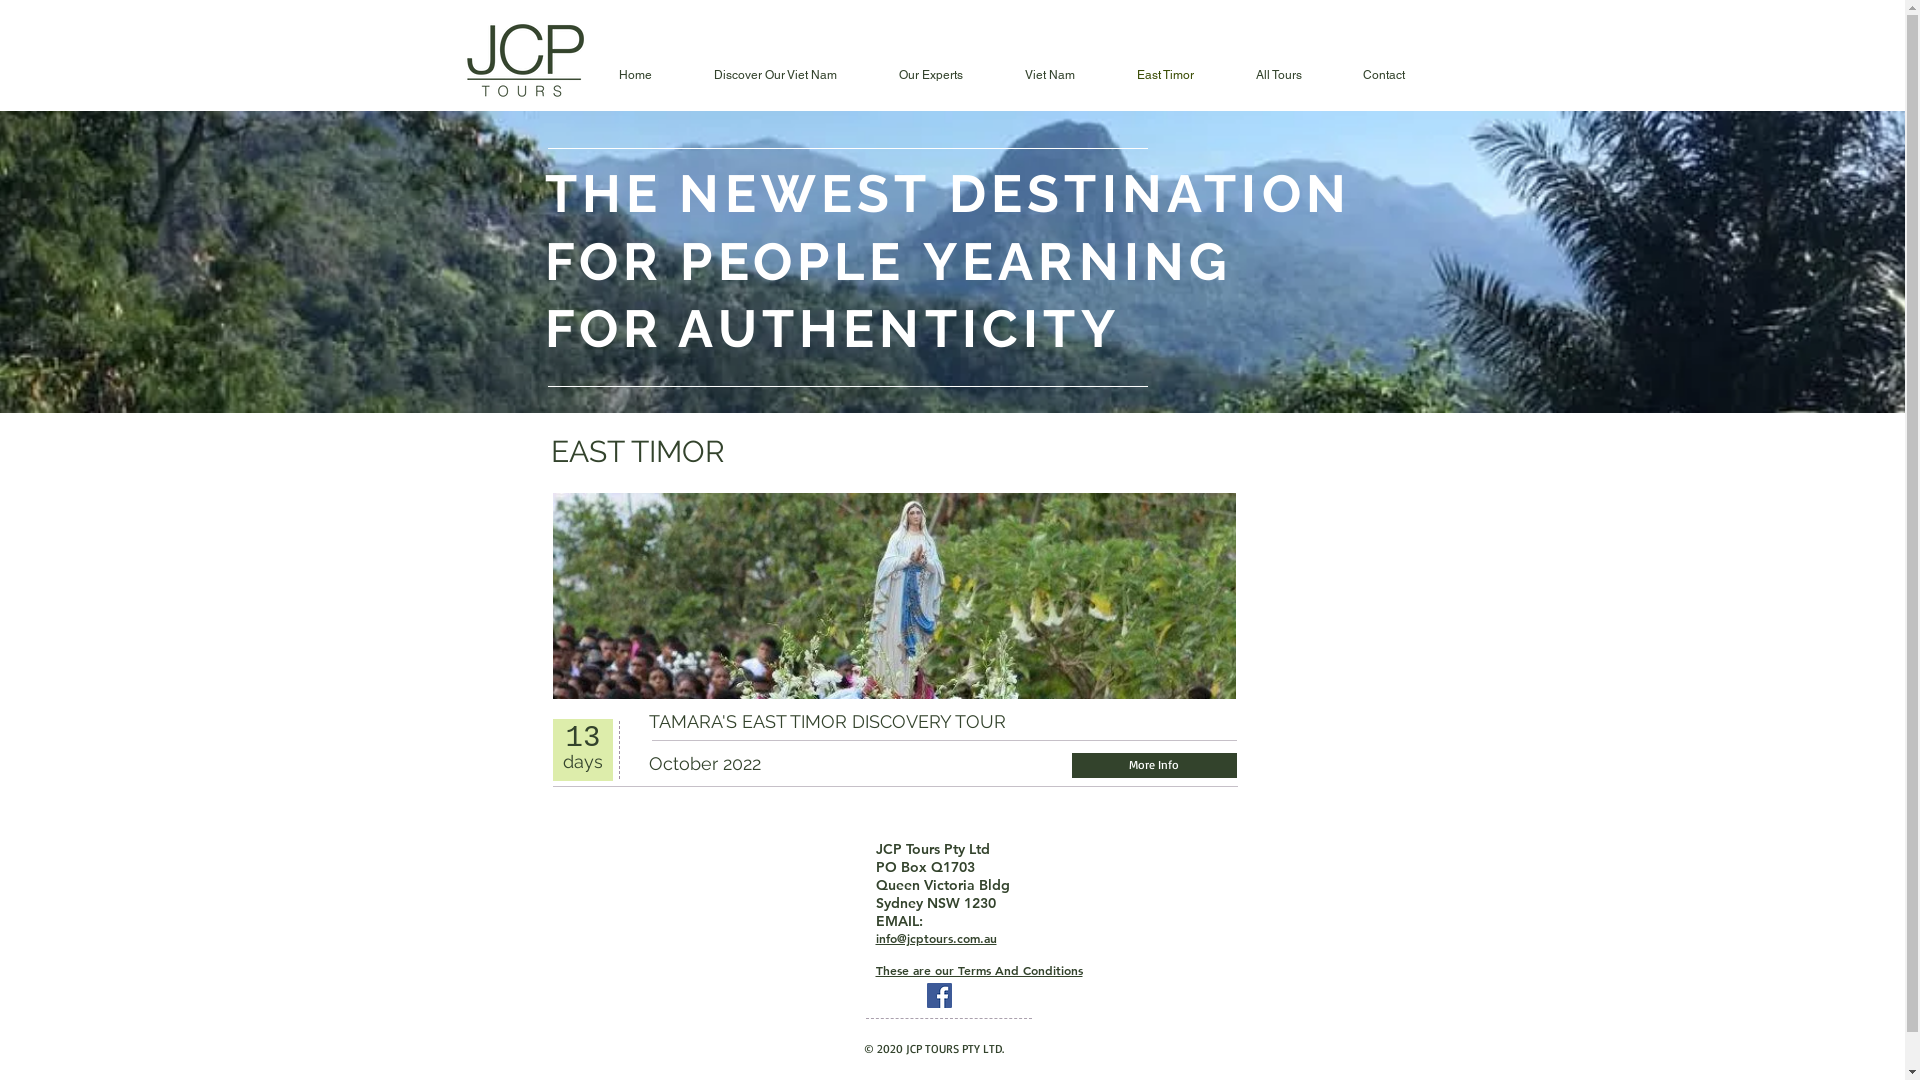 The image size is (1920, 1080). Describe the element at coordinates (875, 938) in the screenshot. I see `'info@jcptours.com.au'` at that location.